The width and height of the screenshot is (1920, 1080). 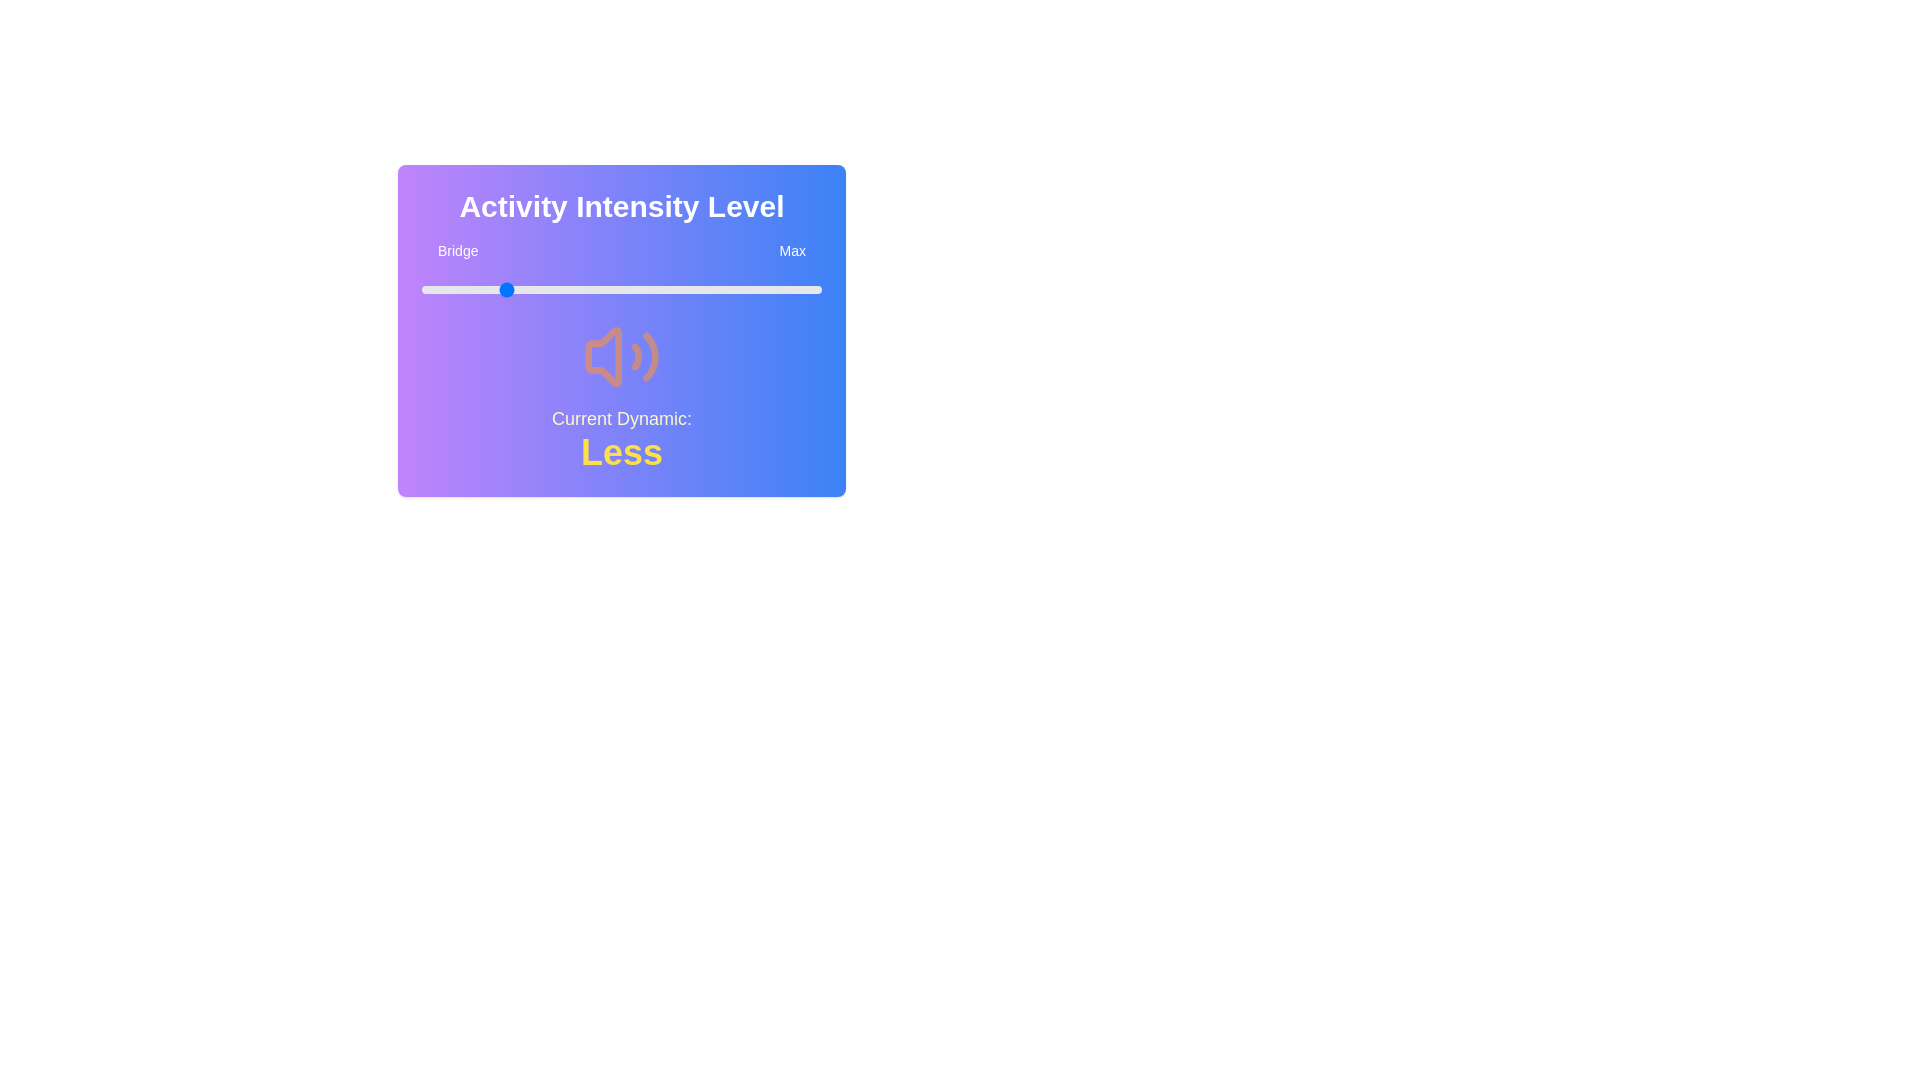 What do you see at coordinates (621, 289) in the screenshot?
I see `the slider to set the intensity level to 50%` at bounding box center [621, 289].